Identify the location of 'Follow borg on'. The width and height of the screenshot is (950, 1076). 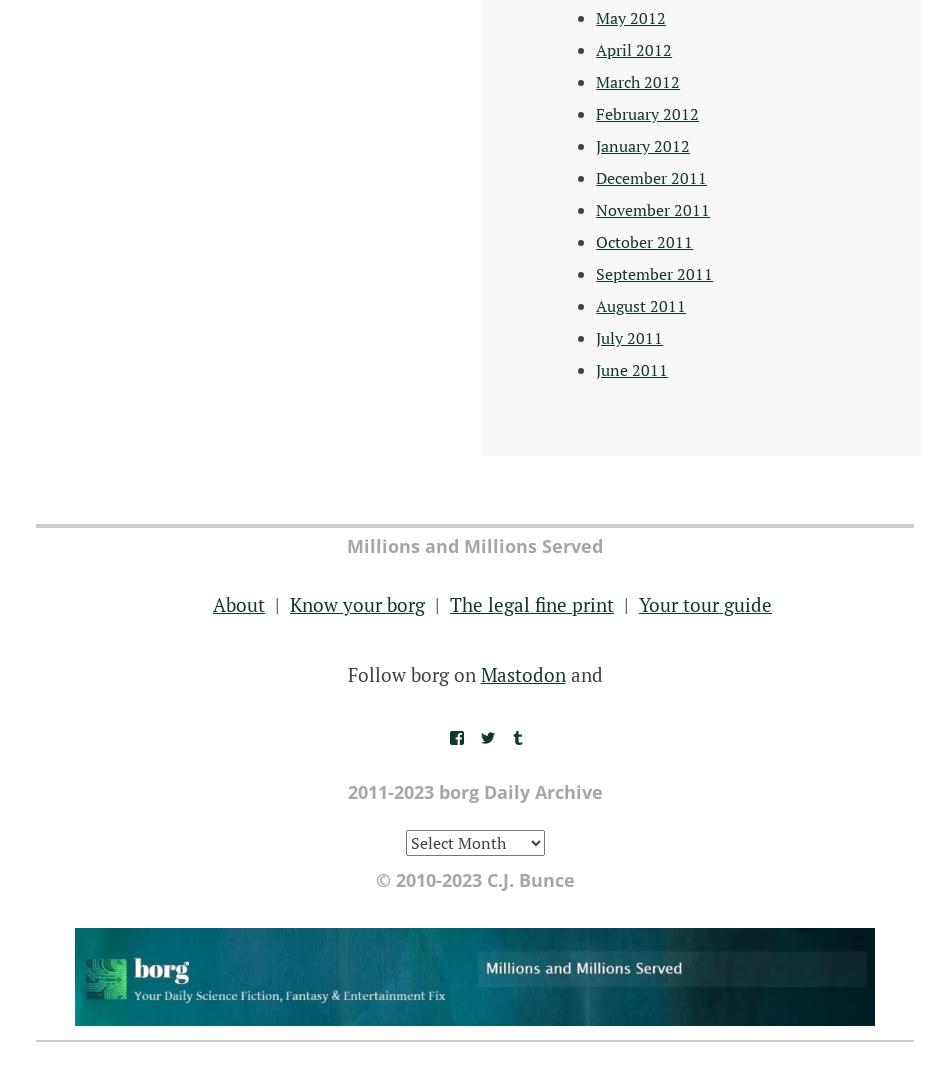
(412, 672).